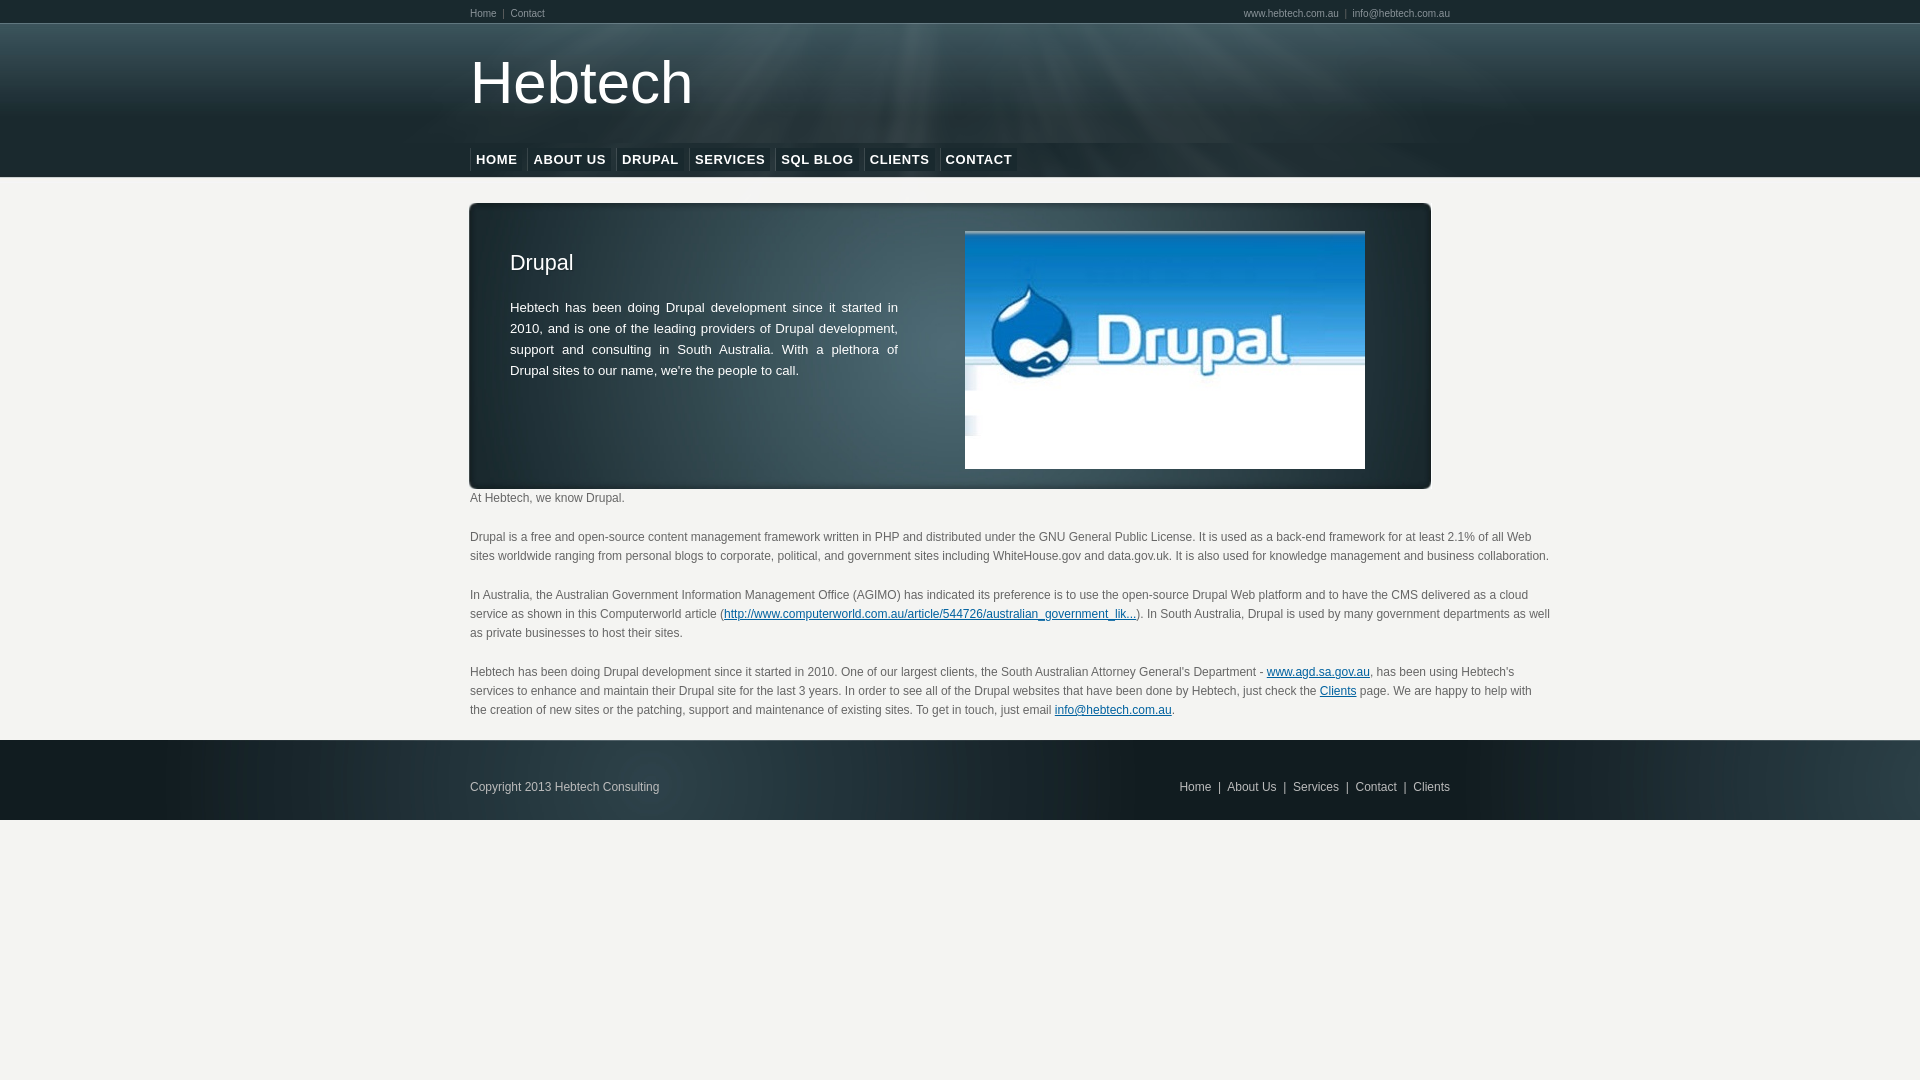  Describe the element at coordinates (1400, 13) in the screenshot. I see `'info@hebtech.com.au'` at that location.